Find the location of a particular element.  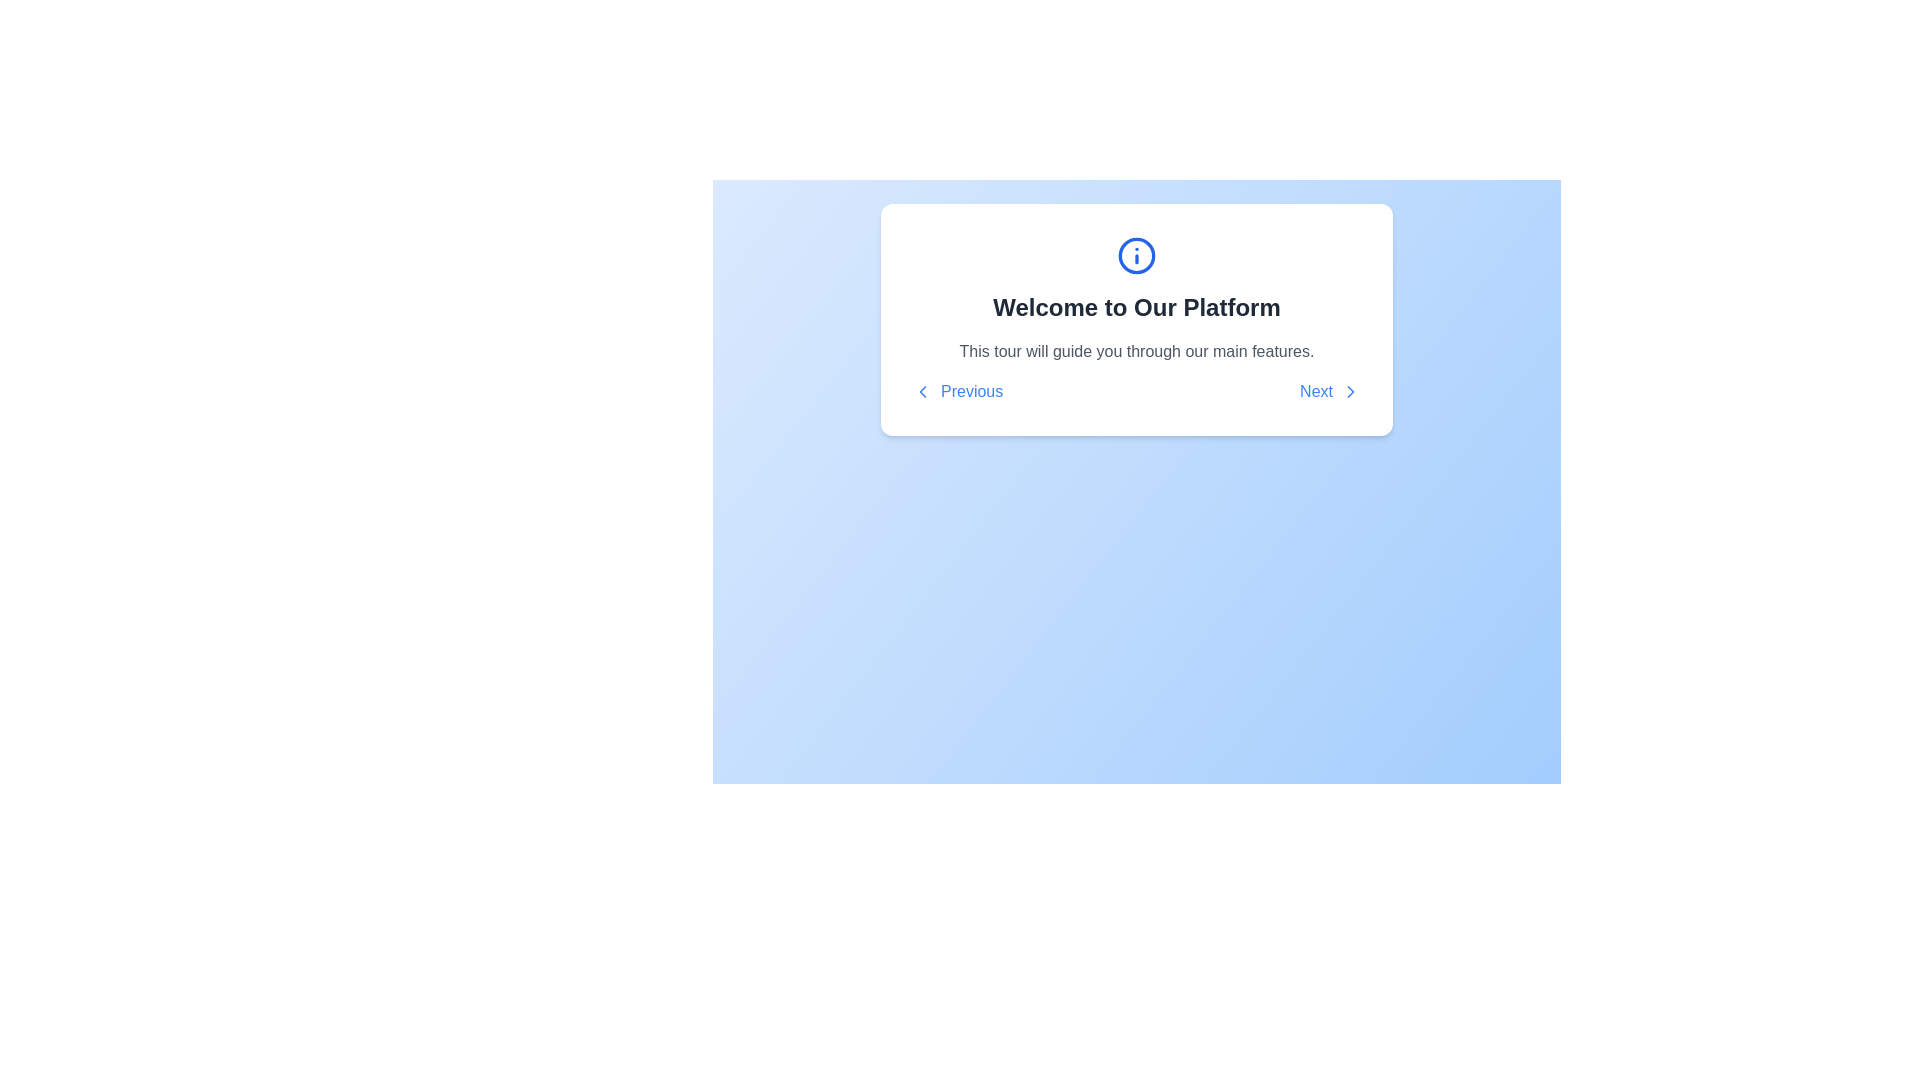

the rightward-pointing chevron-shaped arrow icon next to the 'Next' text label is located at coordinates (1350, 392).